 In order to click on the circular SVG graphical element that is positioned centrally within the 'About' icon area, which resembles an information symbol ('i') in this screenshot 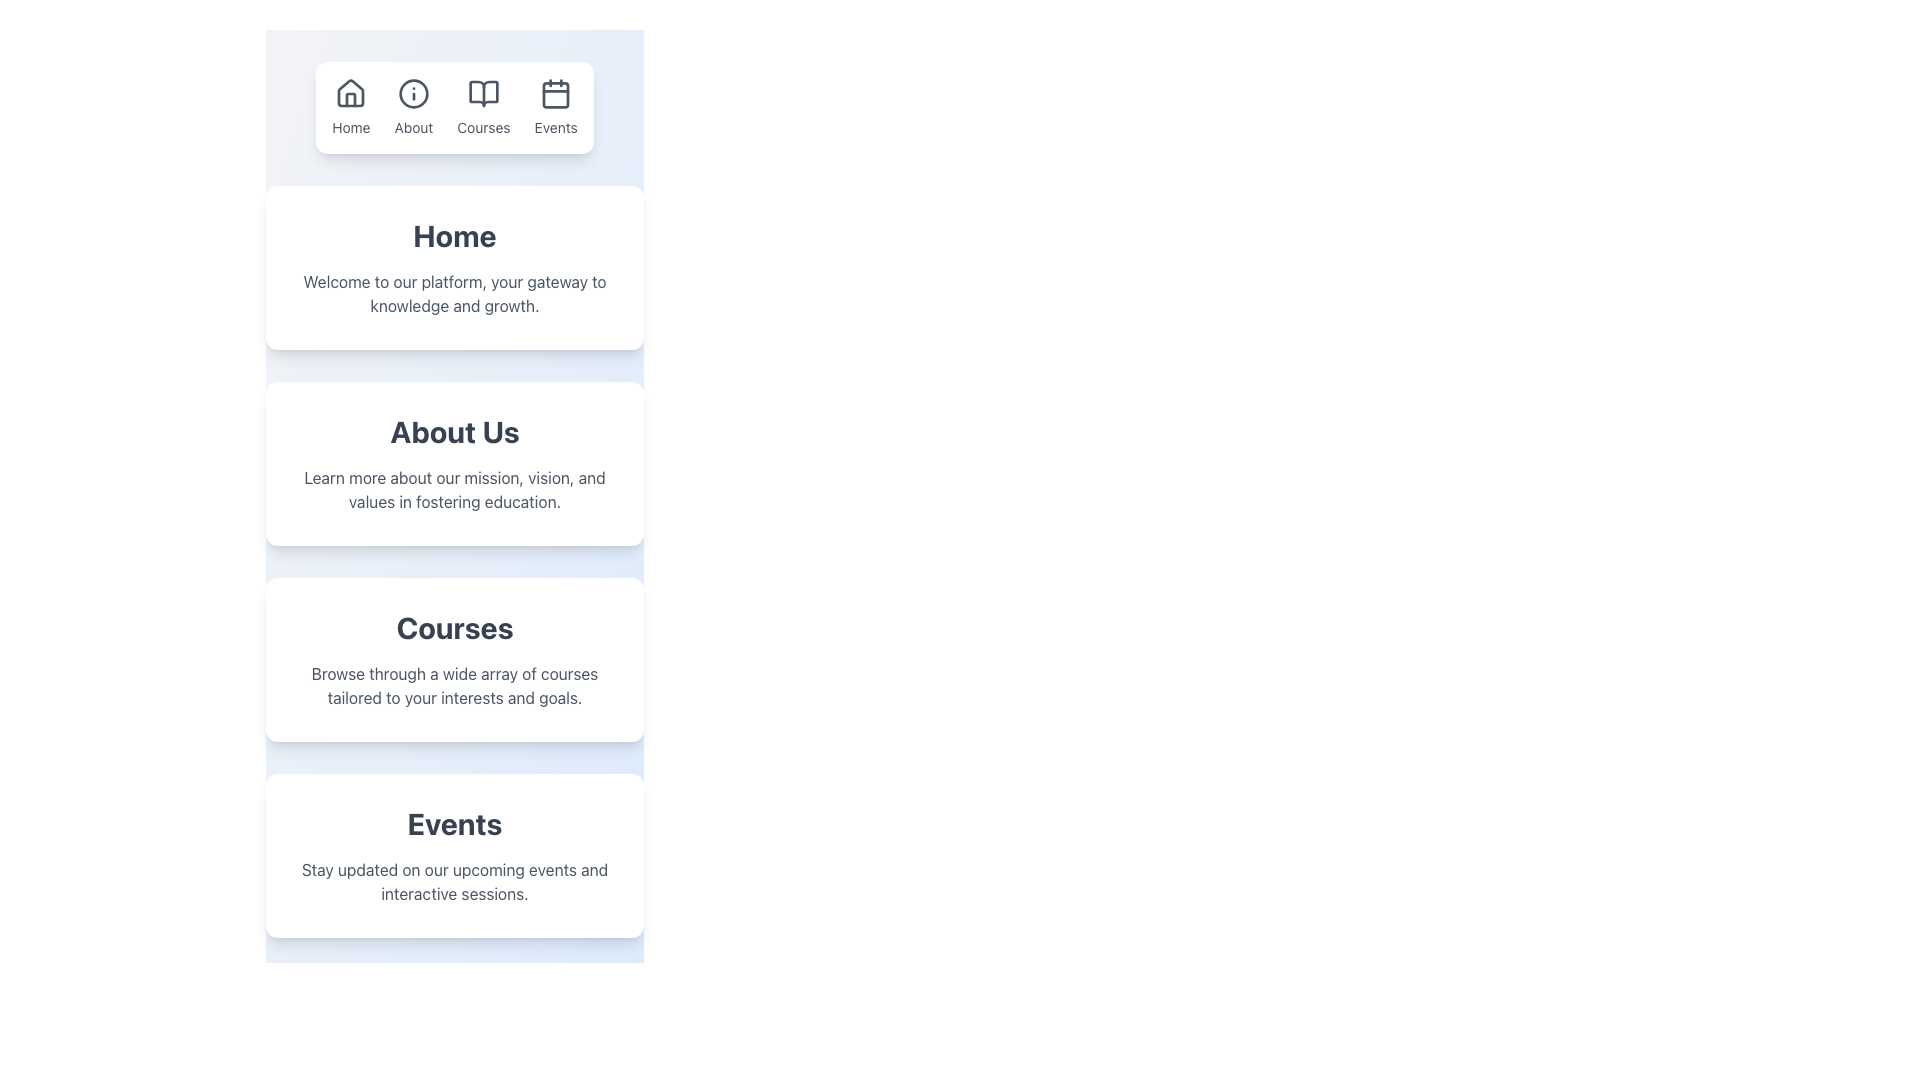, I will do `click(412, 93)`.